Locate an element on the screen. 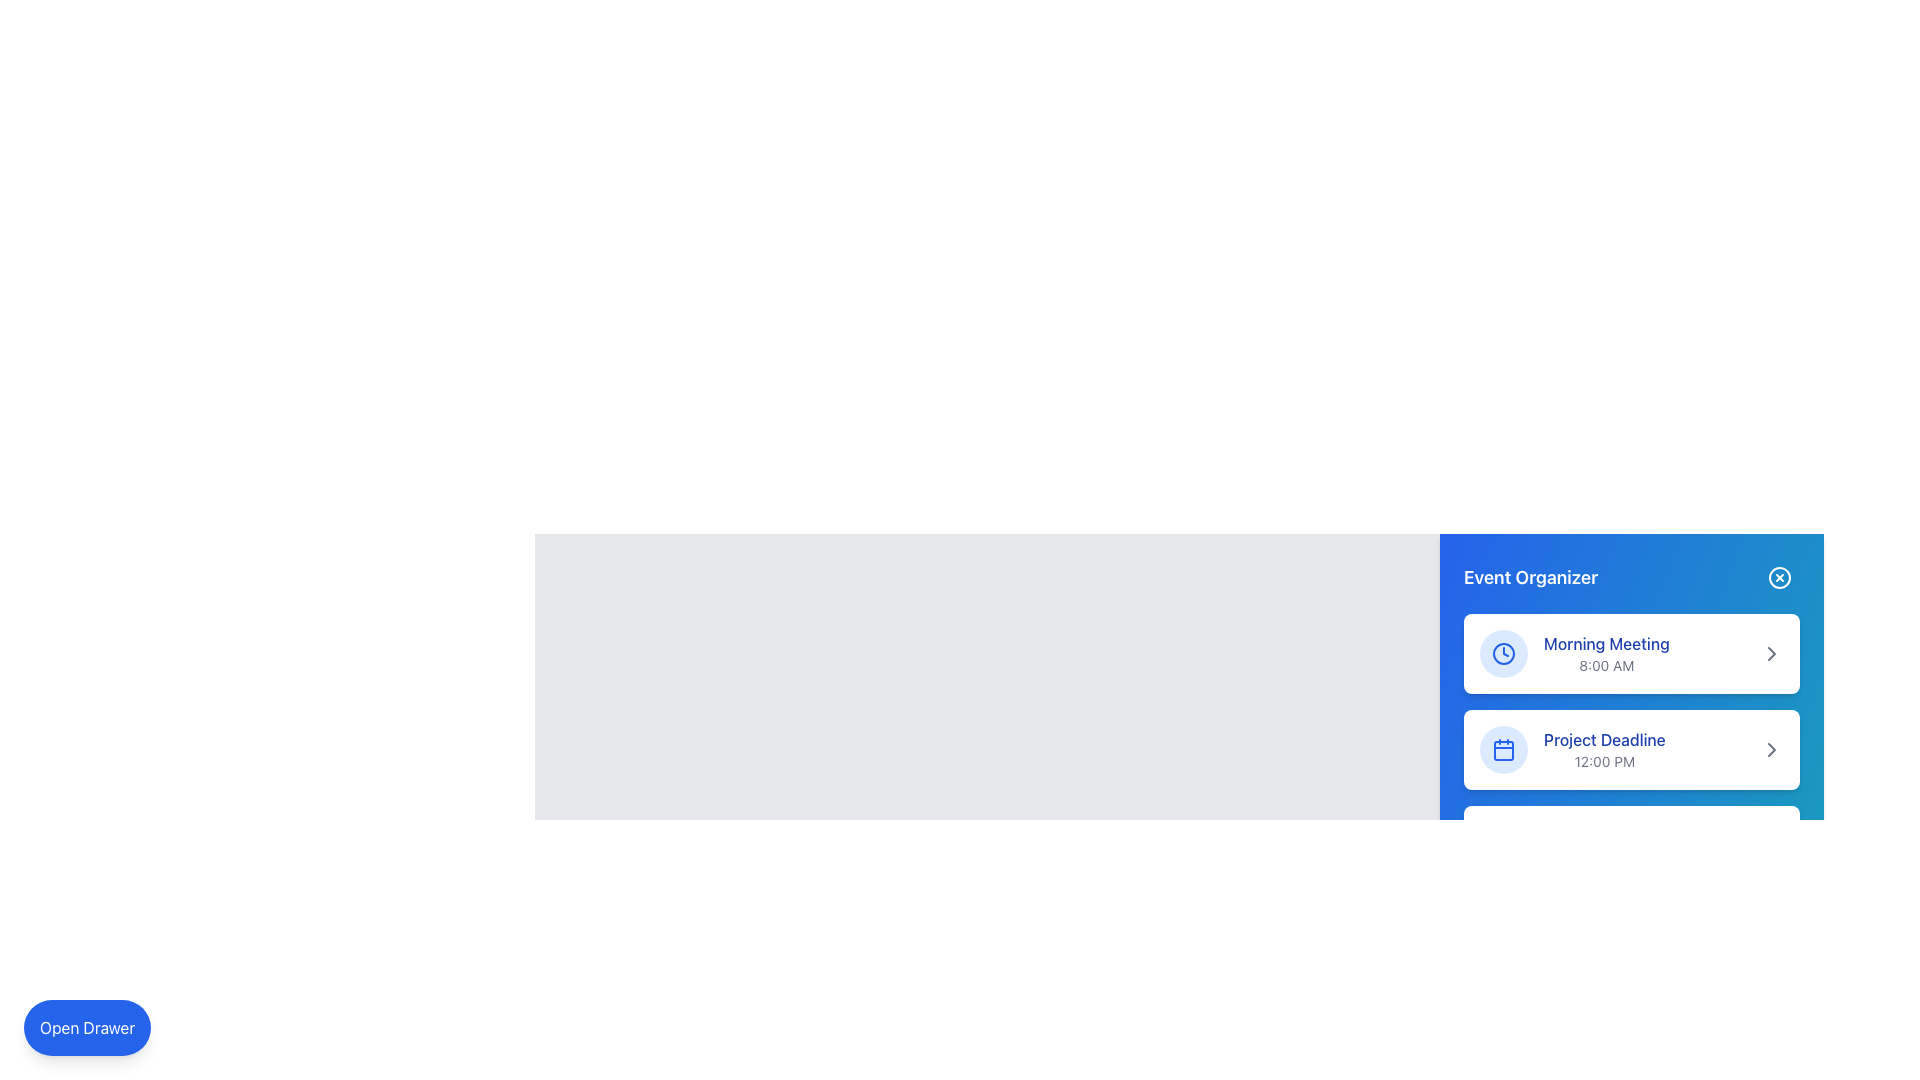 This screenshot has width=1920, height=1080. the circular close button with a blue background and white 'X' symbol located at the top-right corner of the Event Organizer panel is located at coordinates (1780, 578).